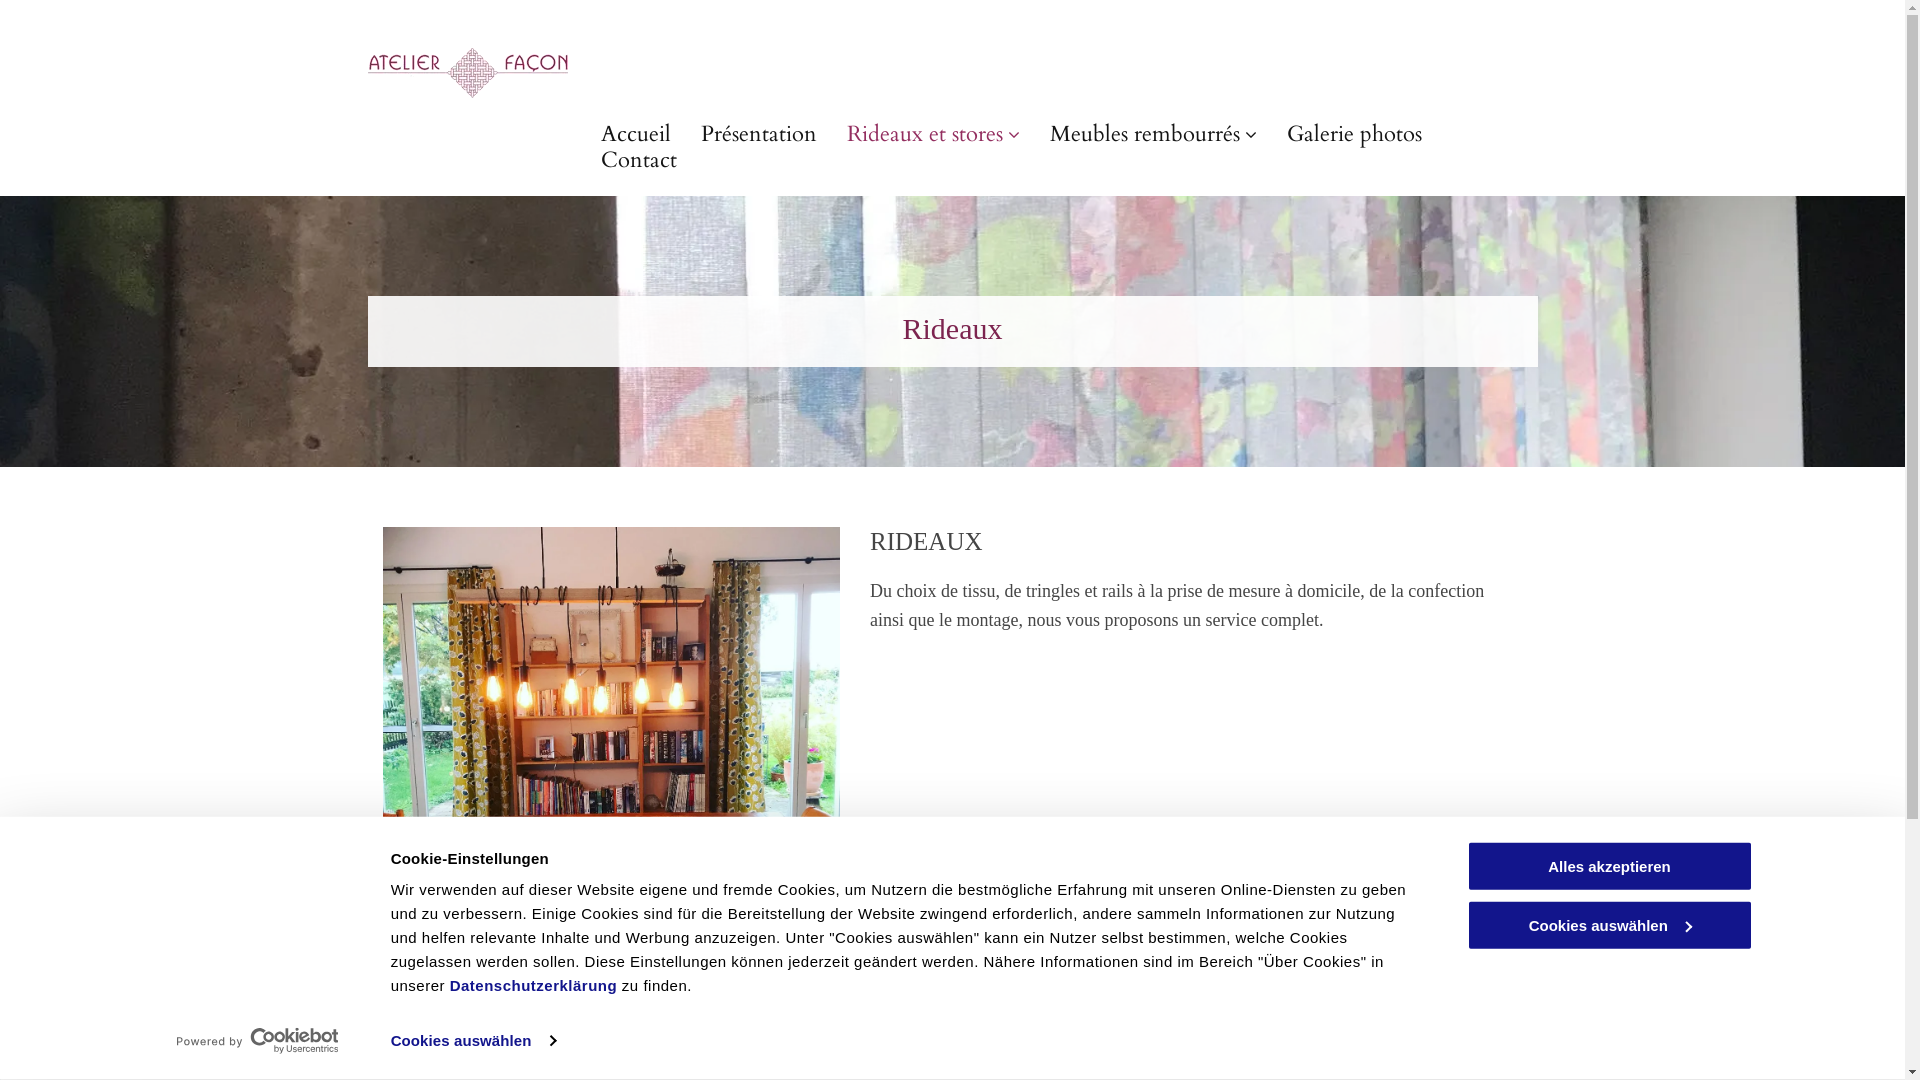  Describe the element at coordinates (1465, 865) in the screenshot. I see `'Alles akzeptieren'` at that location.